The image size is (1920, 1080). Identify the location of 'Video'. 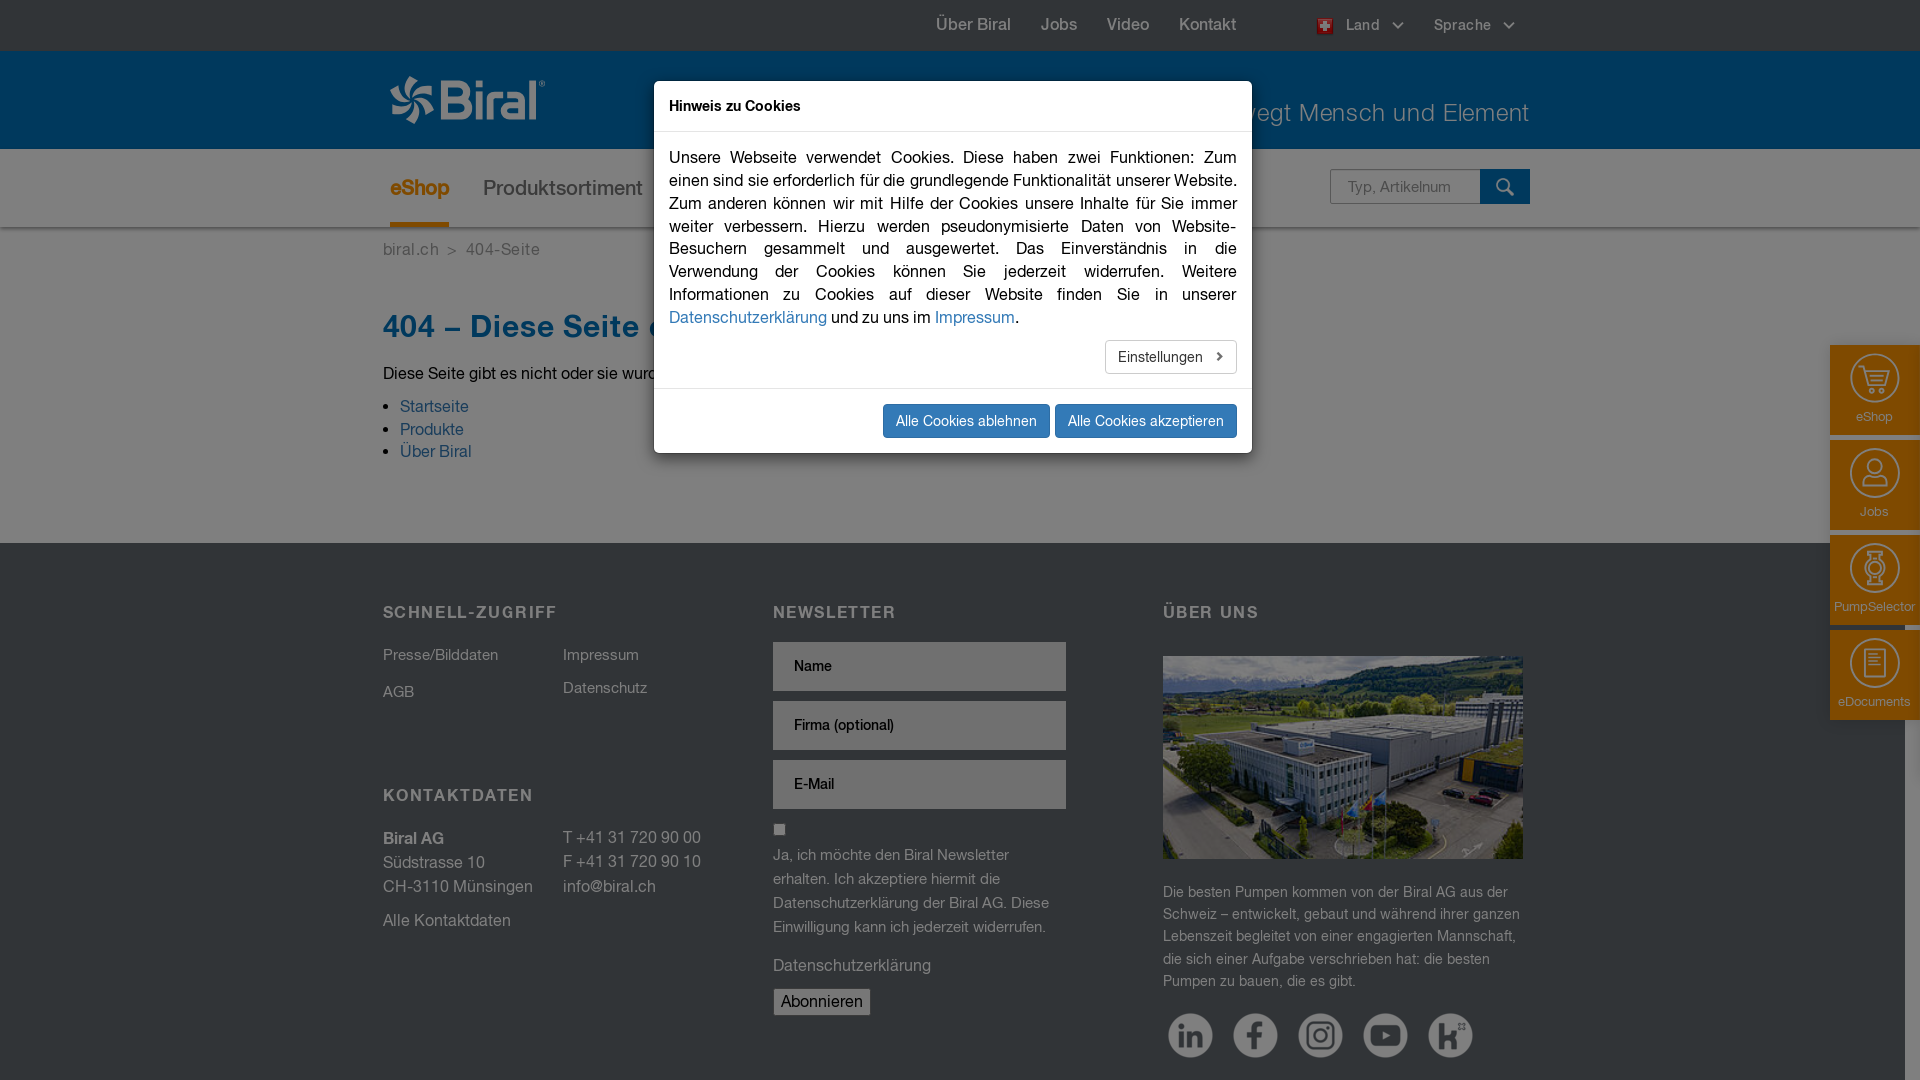
(1128, 24).